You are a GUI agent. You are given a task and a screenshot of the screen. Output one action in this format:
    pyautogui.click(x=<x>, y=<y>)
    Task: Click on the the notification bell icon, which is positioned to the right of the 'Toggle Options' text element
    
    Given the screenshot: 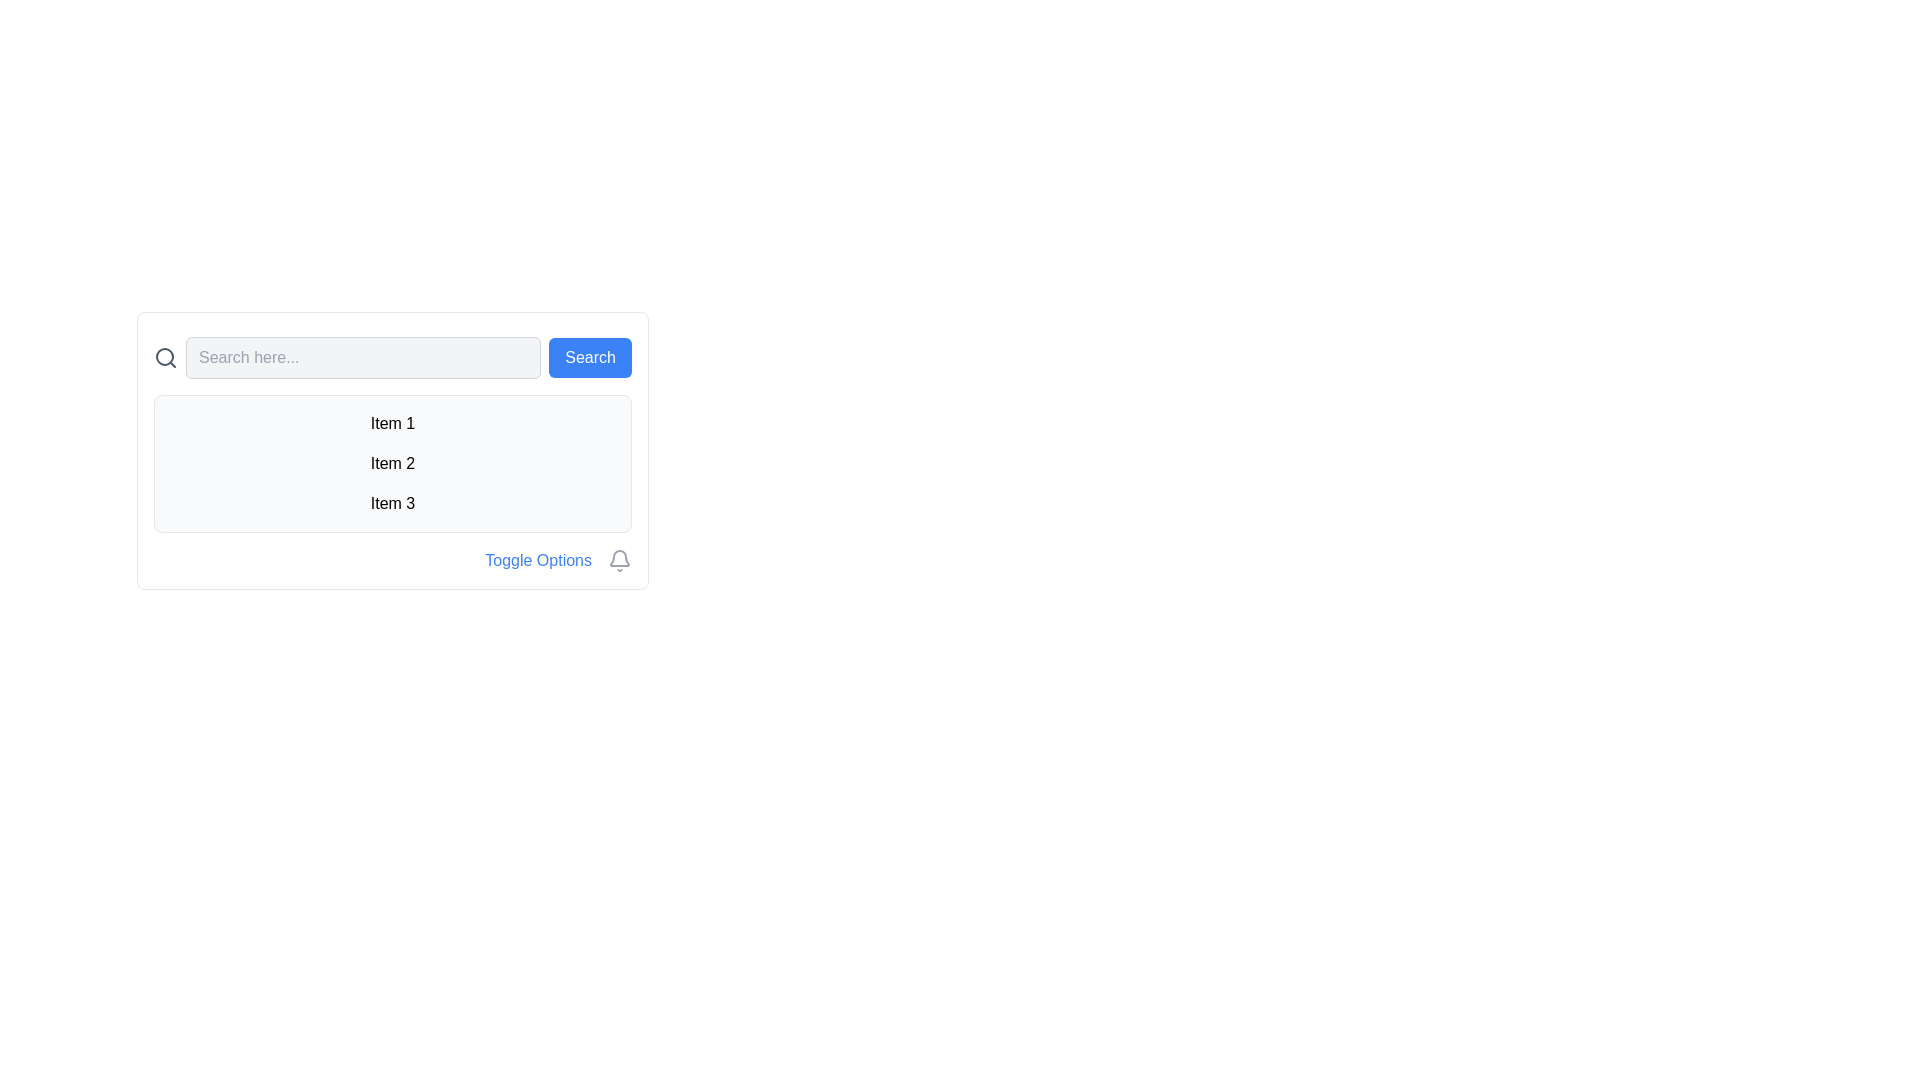 What is the action you would take?
    pyautogui.click(x=618, y=560)
    